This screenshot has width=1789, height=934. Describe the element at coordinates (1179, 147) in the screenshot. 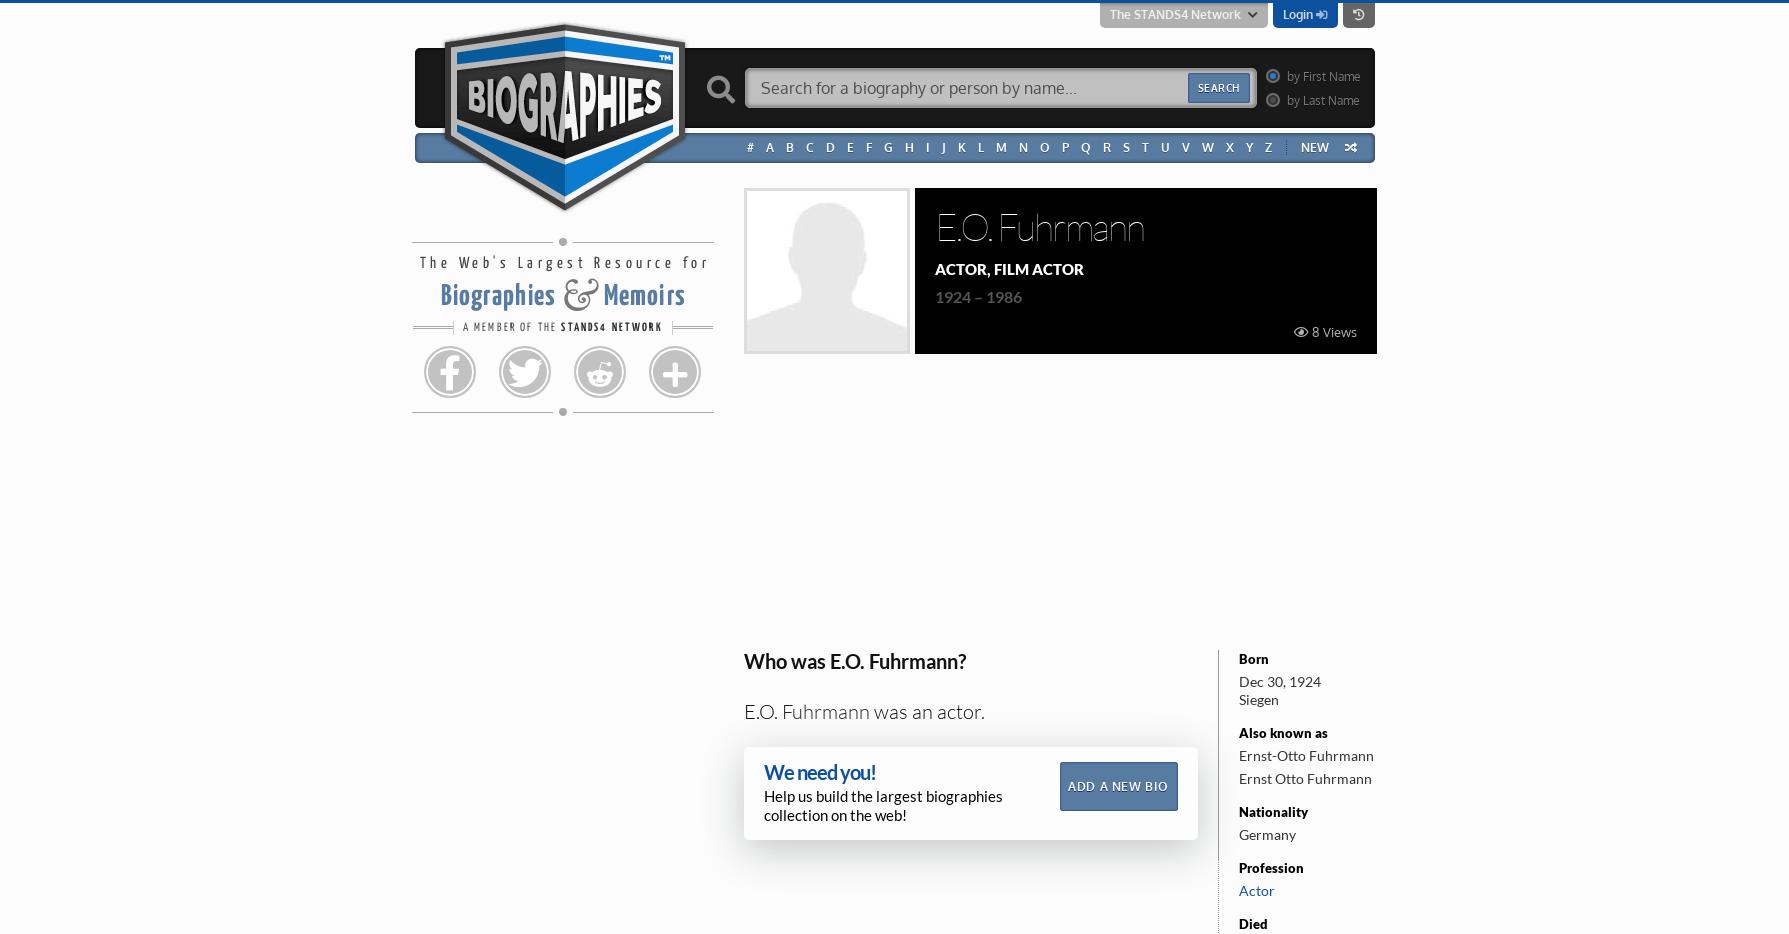

I see `'V'` at that location.